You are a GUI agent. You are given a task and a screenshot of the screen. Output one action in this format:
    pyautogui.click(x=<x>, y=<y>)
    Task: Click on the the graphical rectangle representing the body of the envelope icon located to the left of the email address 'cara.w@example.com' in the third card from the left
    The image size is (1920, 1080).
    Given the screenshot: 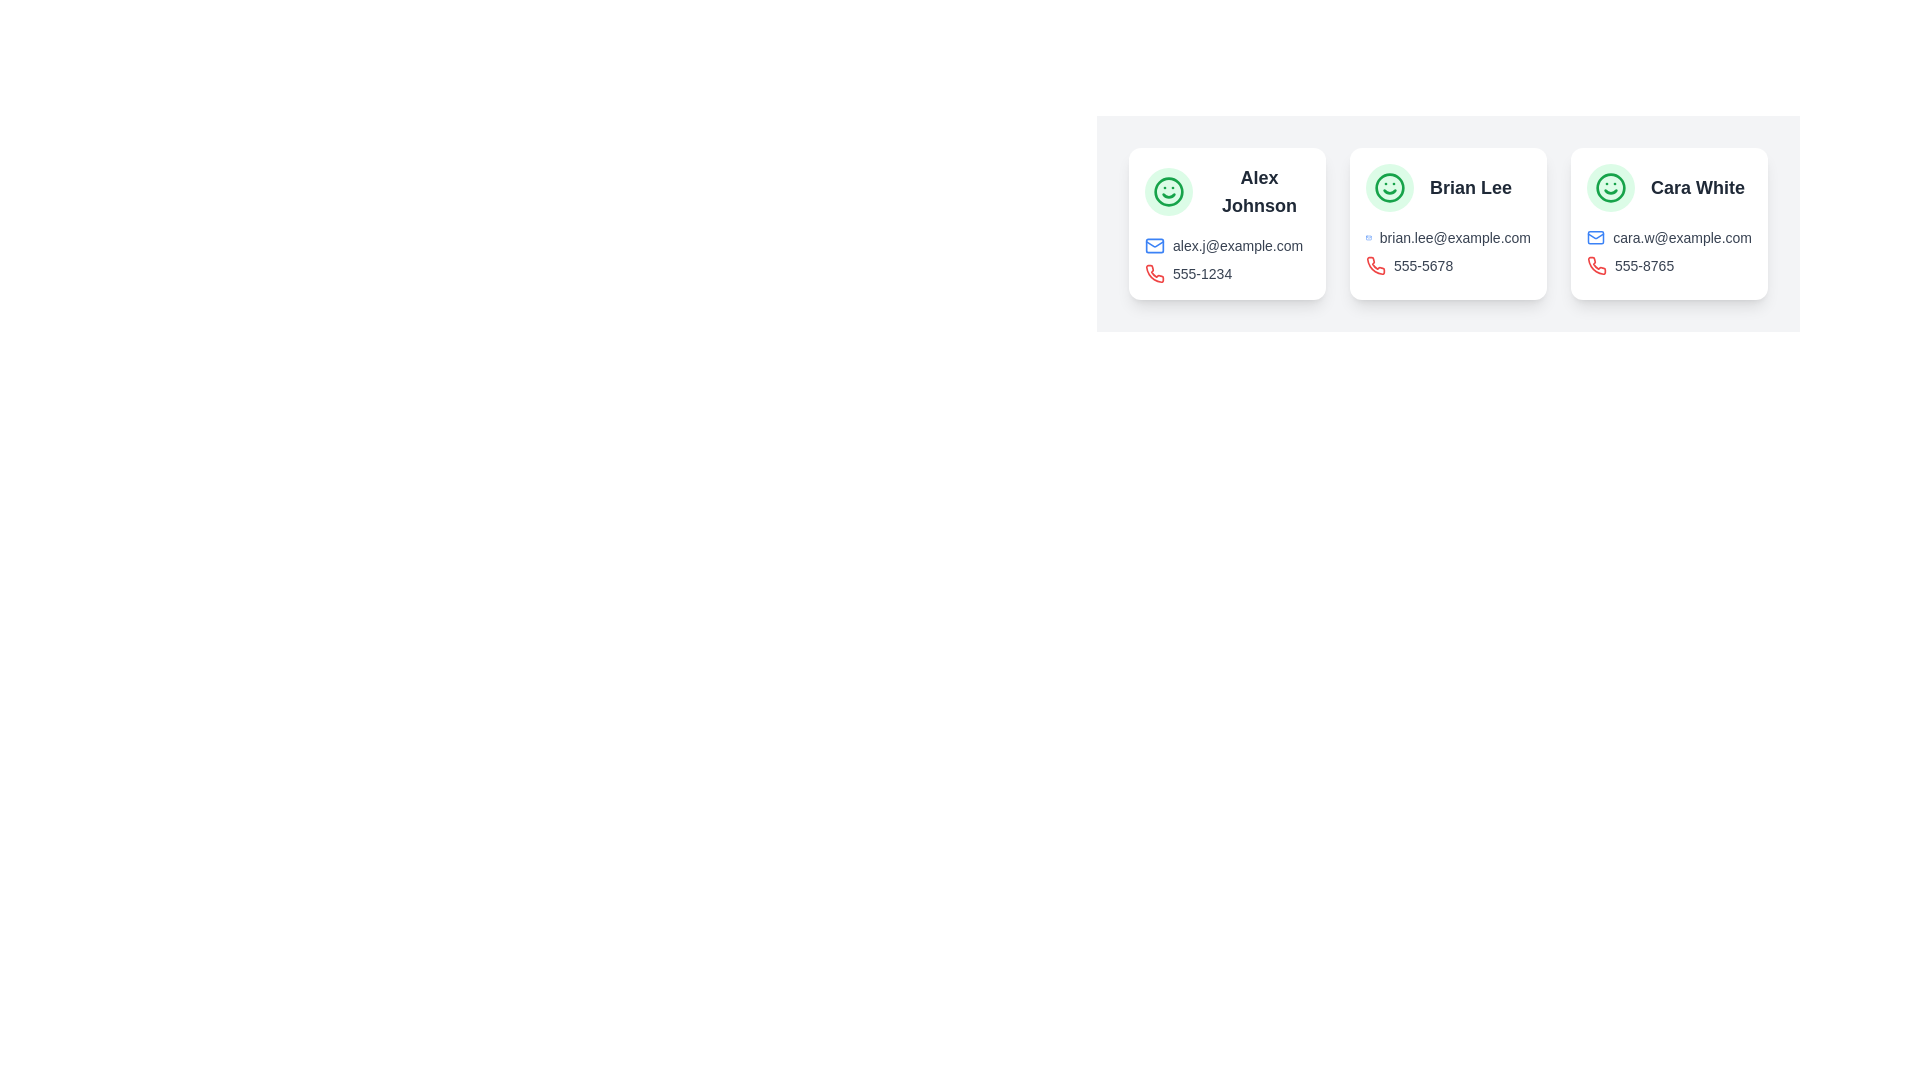 What is the action you would take?
    pyautogui.click(x=1595, y=237)
    